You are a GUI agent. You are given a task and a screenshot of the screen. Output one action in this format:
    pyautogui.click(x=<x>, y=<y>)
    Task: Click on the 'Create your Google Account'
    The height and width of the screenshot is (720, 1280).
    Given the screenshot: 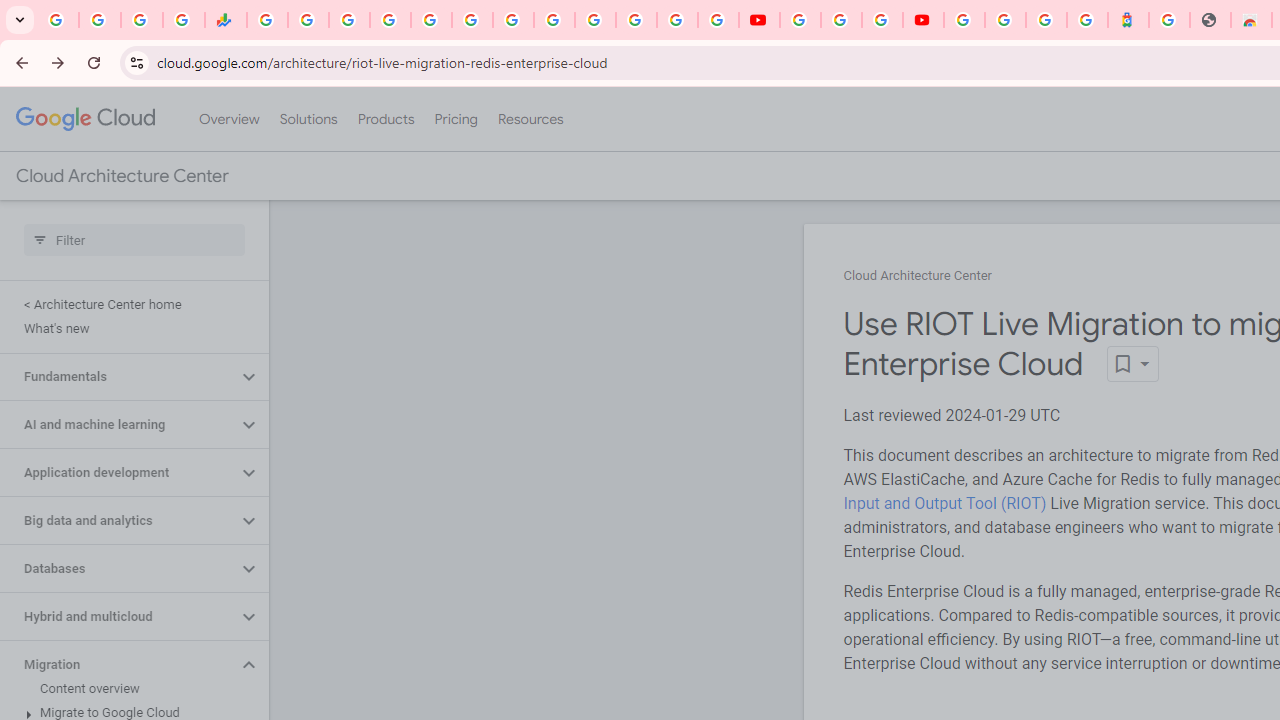 What is the action you would take?
    pyautogui.click(x=880, y=20)
    